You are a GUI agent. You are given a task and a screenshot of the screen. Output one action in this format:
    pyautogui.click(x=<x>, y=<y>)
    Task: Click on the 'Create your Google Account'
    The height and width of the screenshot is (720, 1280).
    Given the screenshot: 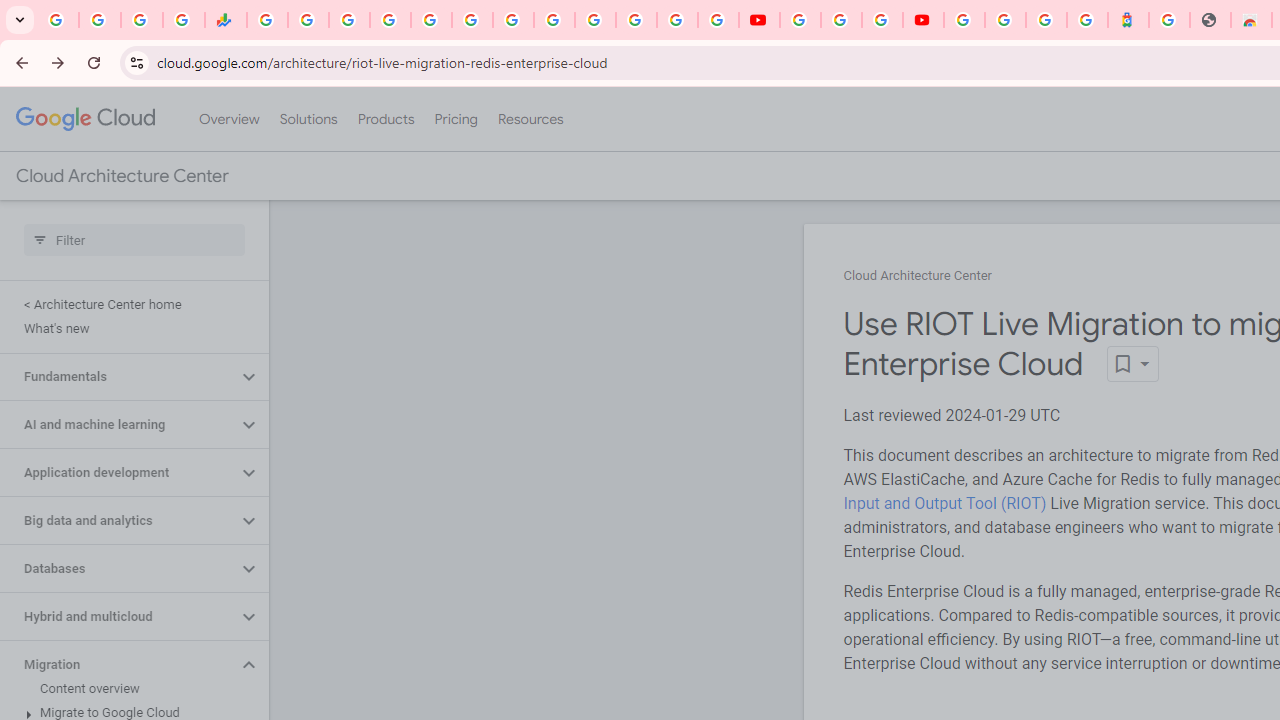 What is the action you would take?
    pyautogui.click(x=880, y=20)
    